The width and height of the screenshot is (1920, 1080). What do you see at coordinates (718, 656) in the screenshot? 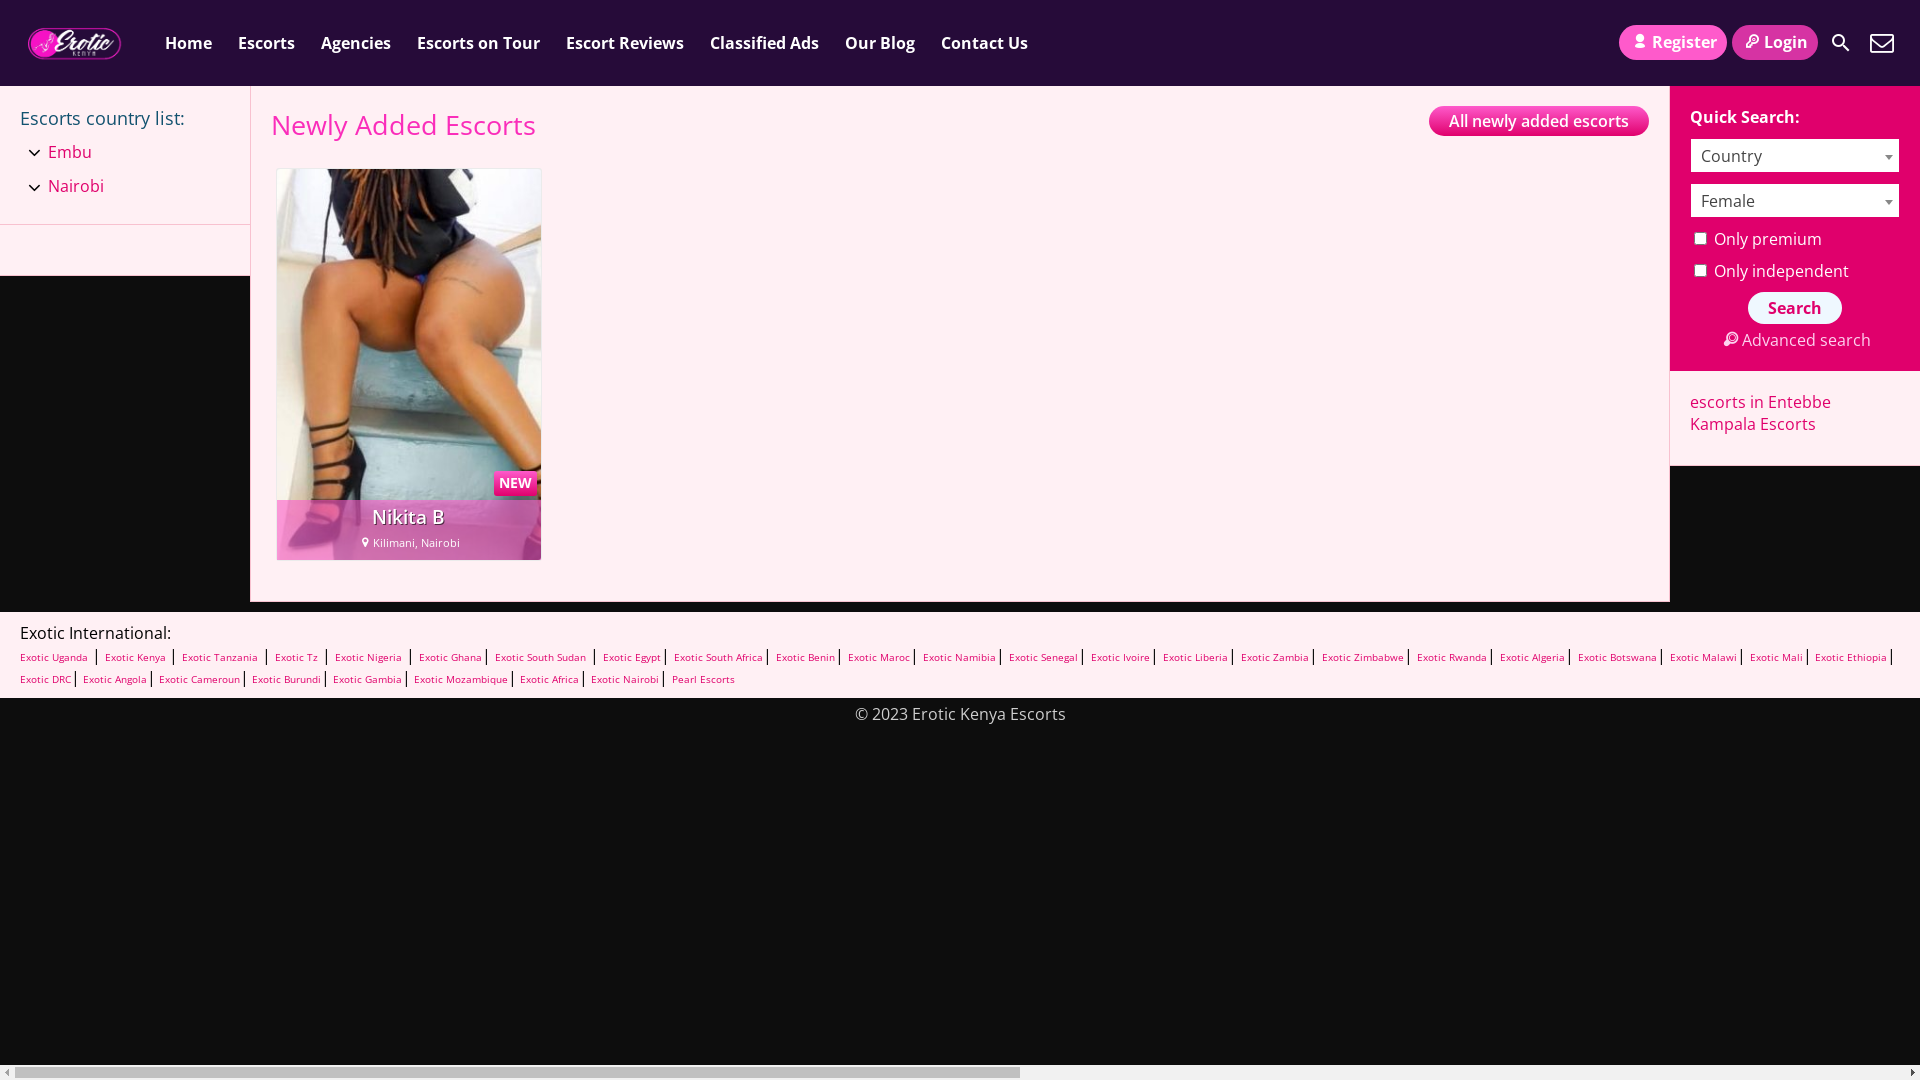
I see `'Exotic South Africa'` at bounding box center [718, 656].